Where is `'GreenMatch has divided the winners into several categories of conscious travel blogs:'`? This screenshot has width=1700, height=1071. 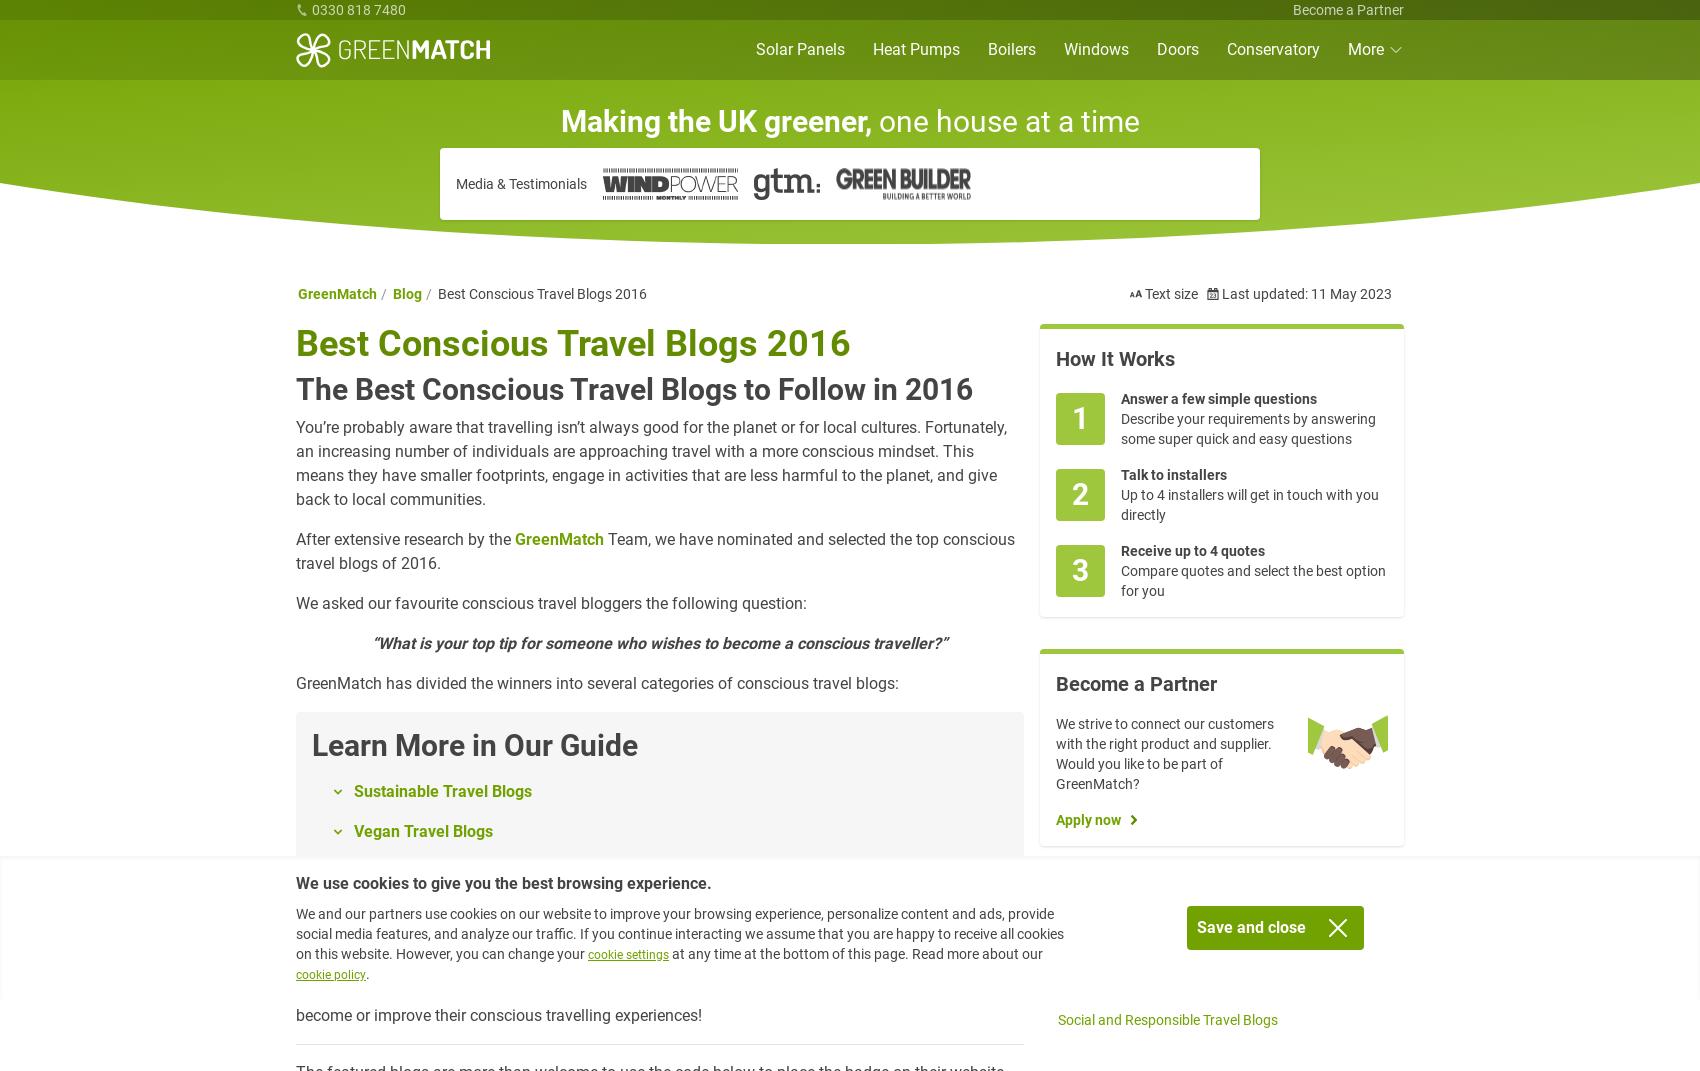
'GreenMatch has divided the winners into several categories of conscious travel blogs:' is located at coordinates (596, 682).